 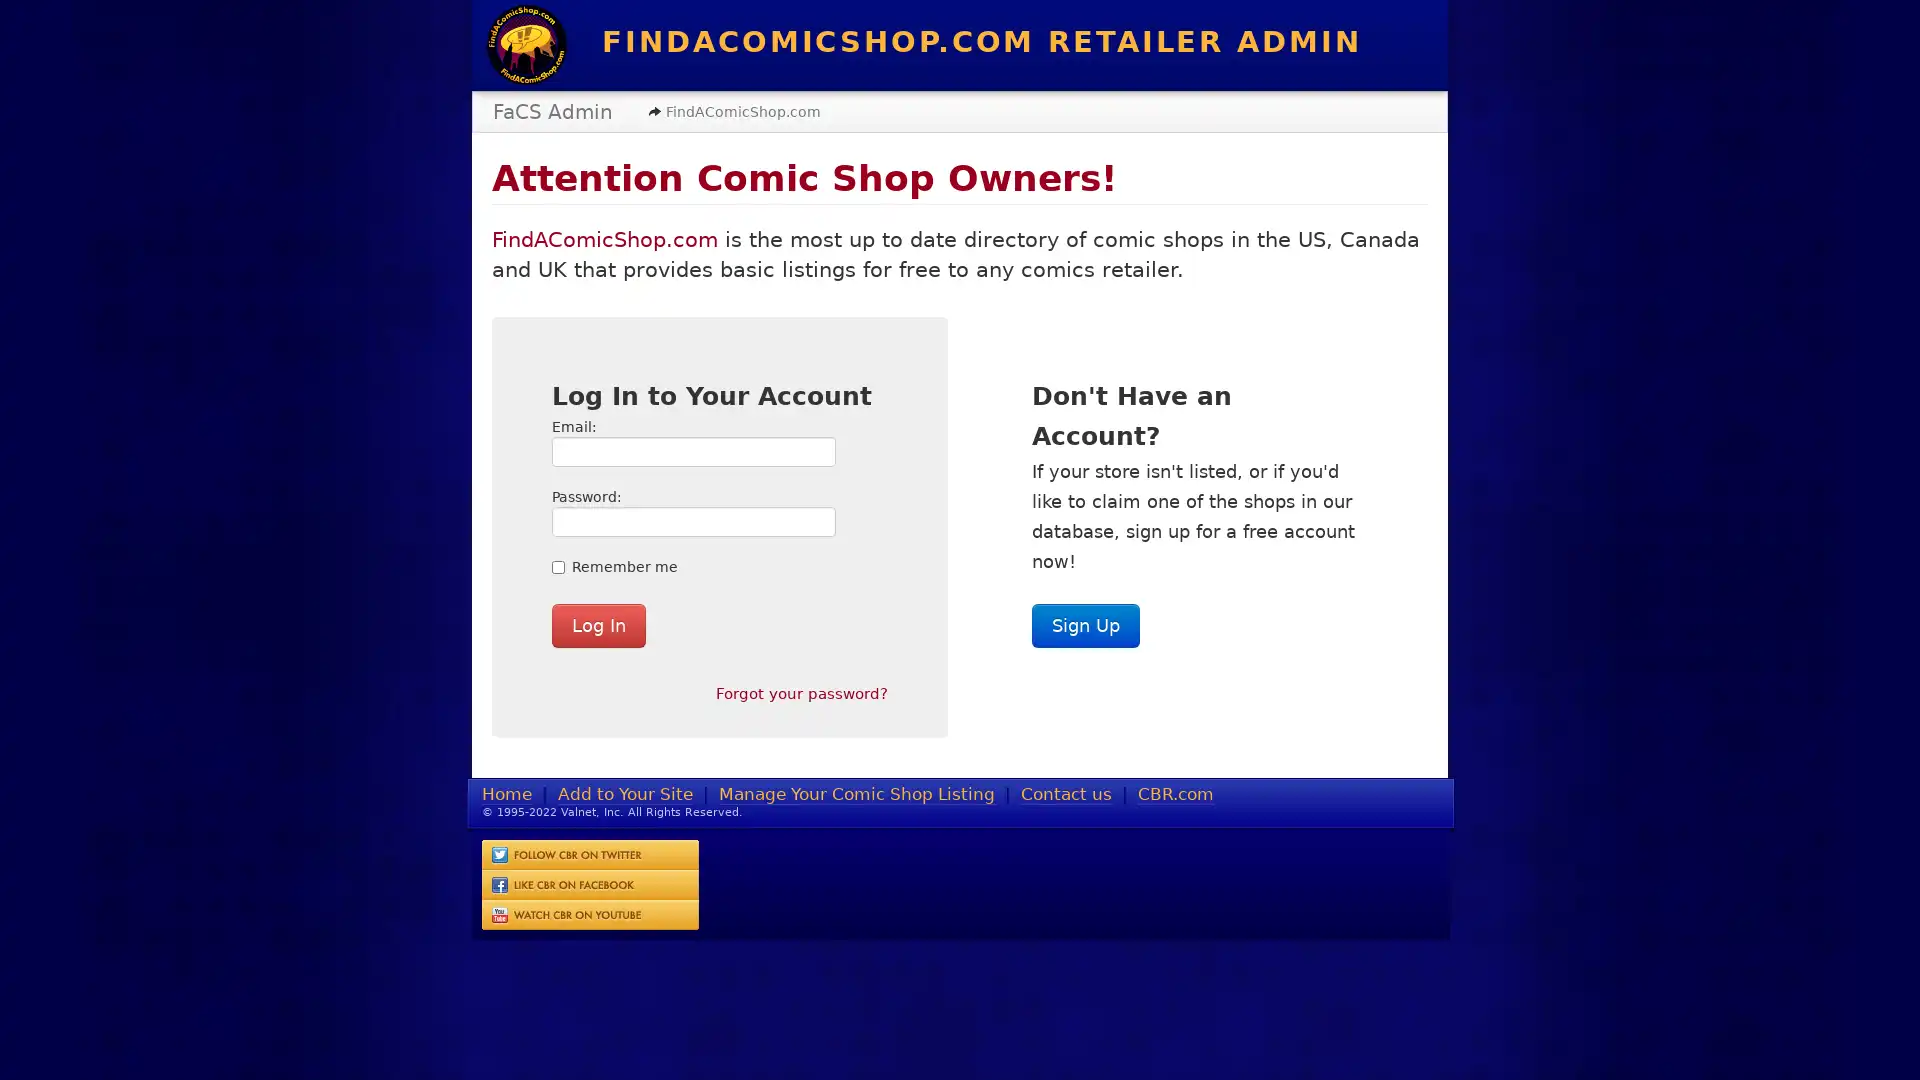 I want to click on Sign Up, so click(x=1084, y=623).